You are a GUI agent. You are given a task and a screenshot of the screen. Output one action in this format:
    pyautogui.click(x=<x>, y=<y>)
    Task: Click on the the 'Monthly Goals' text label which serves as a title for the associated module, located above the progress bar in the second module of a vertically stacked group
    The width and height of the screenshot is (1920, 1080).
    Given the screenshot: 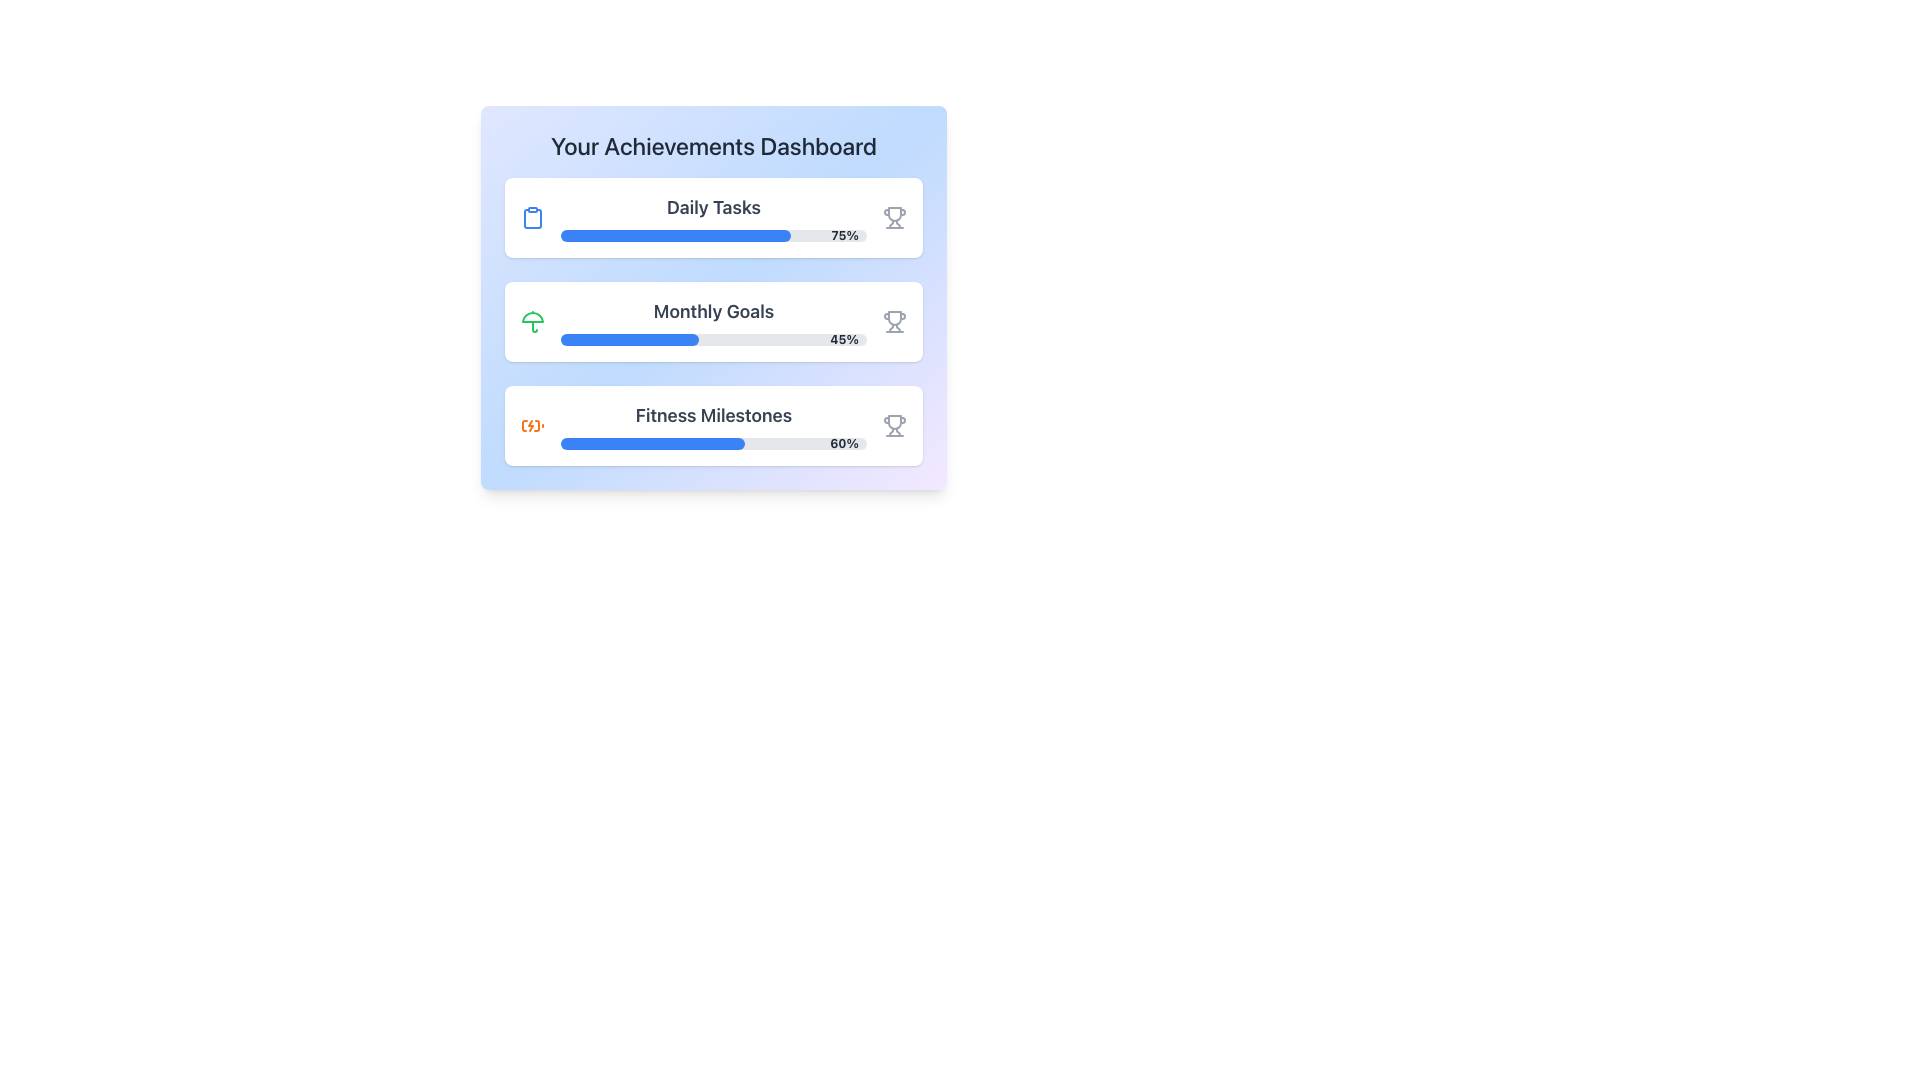 What is the action you would take?
    pyautogui.click(x=714, y=312)
    